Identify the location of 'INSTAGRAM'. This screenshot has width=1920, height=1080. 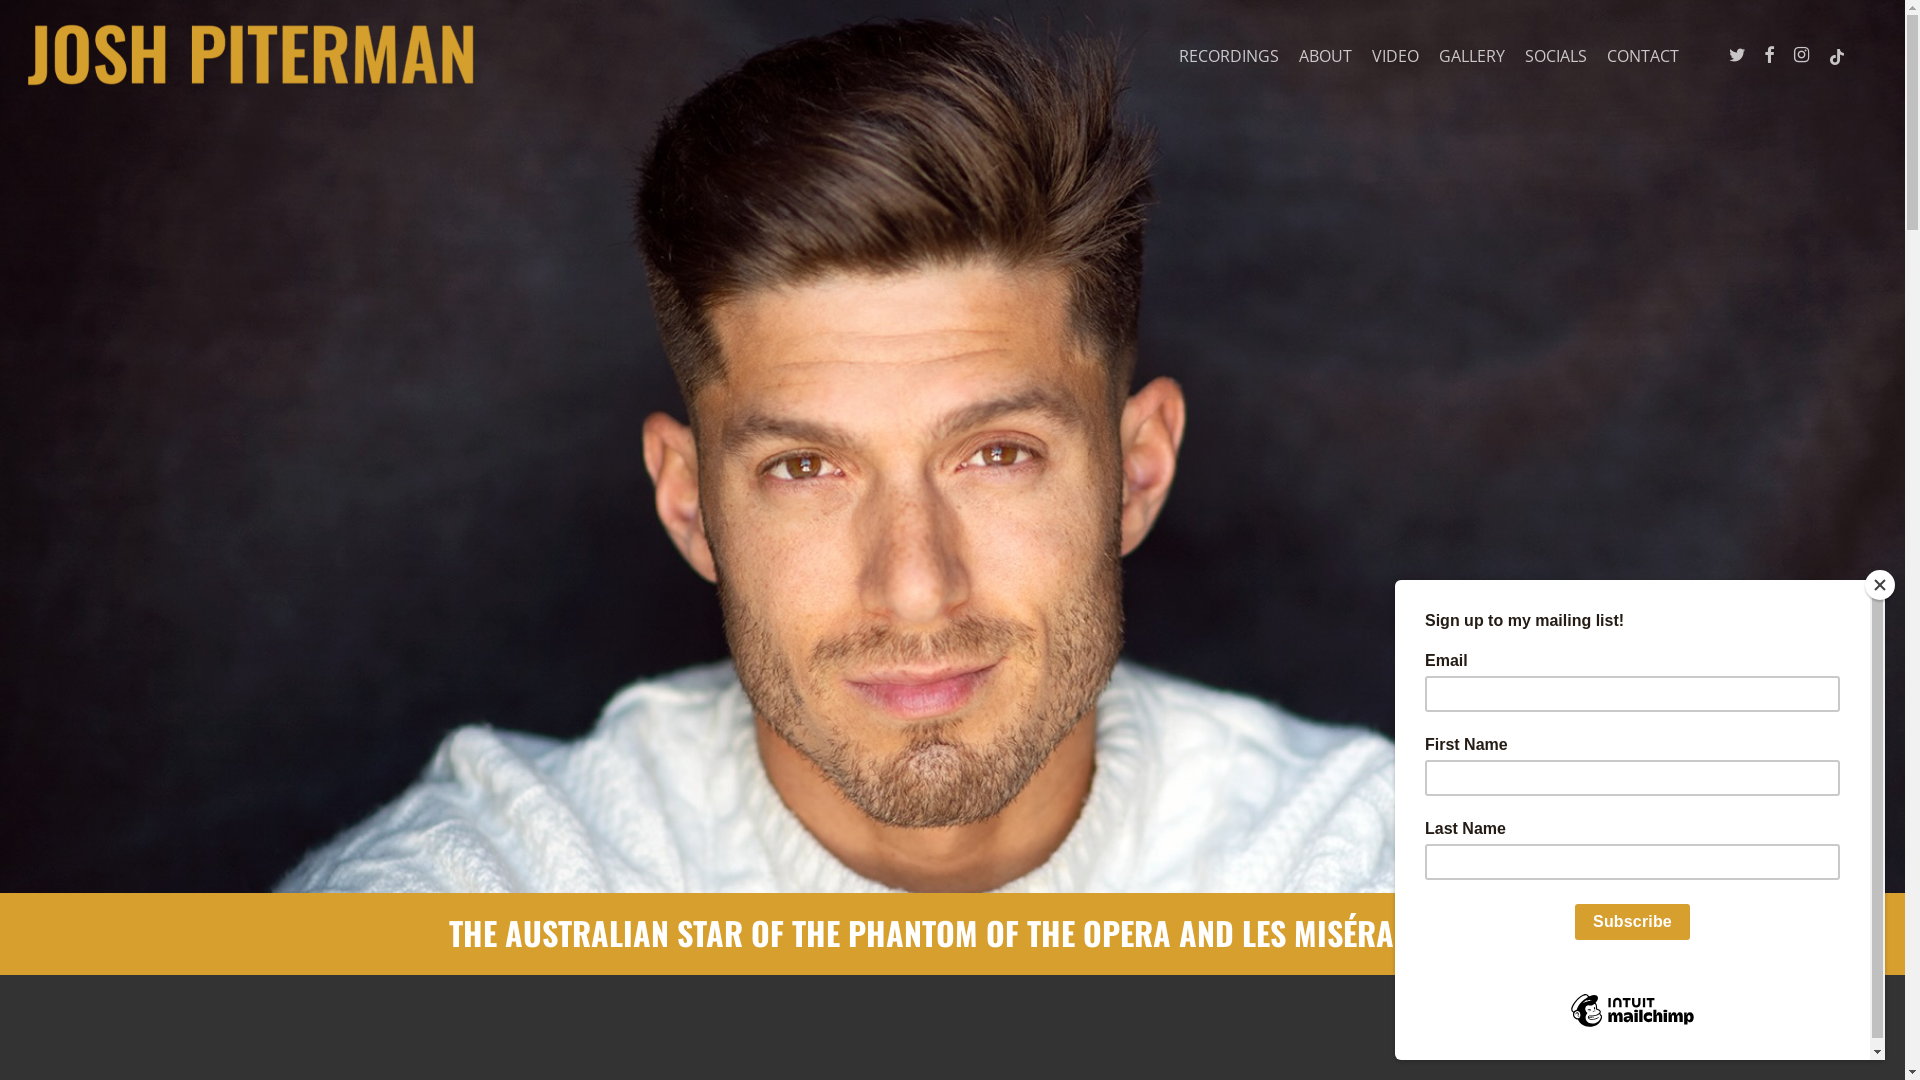
(1800, 53).